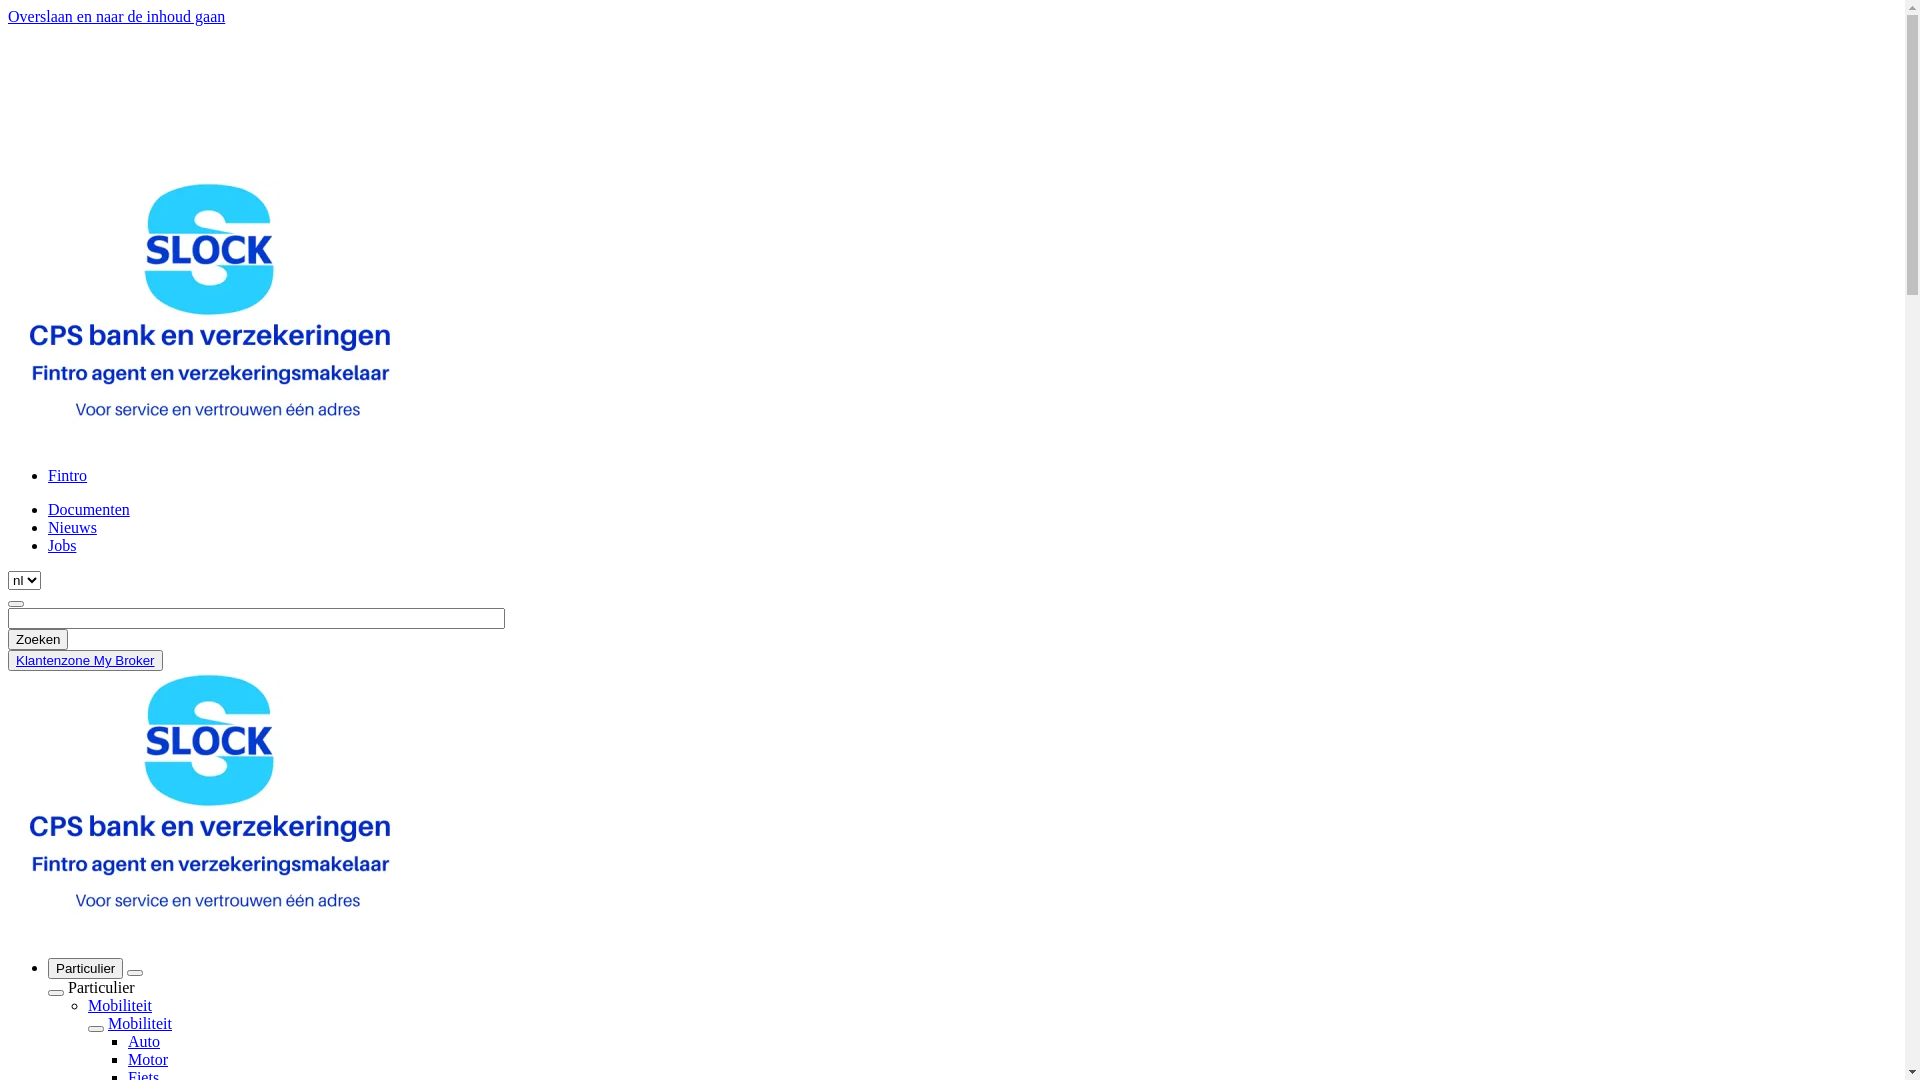 The height and width of the screenshot is (1080, 1920). Describe the element at coordinates (8, 639) in the screenshot. I see `'Zoeken'` at that location.